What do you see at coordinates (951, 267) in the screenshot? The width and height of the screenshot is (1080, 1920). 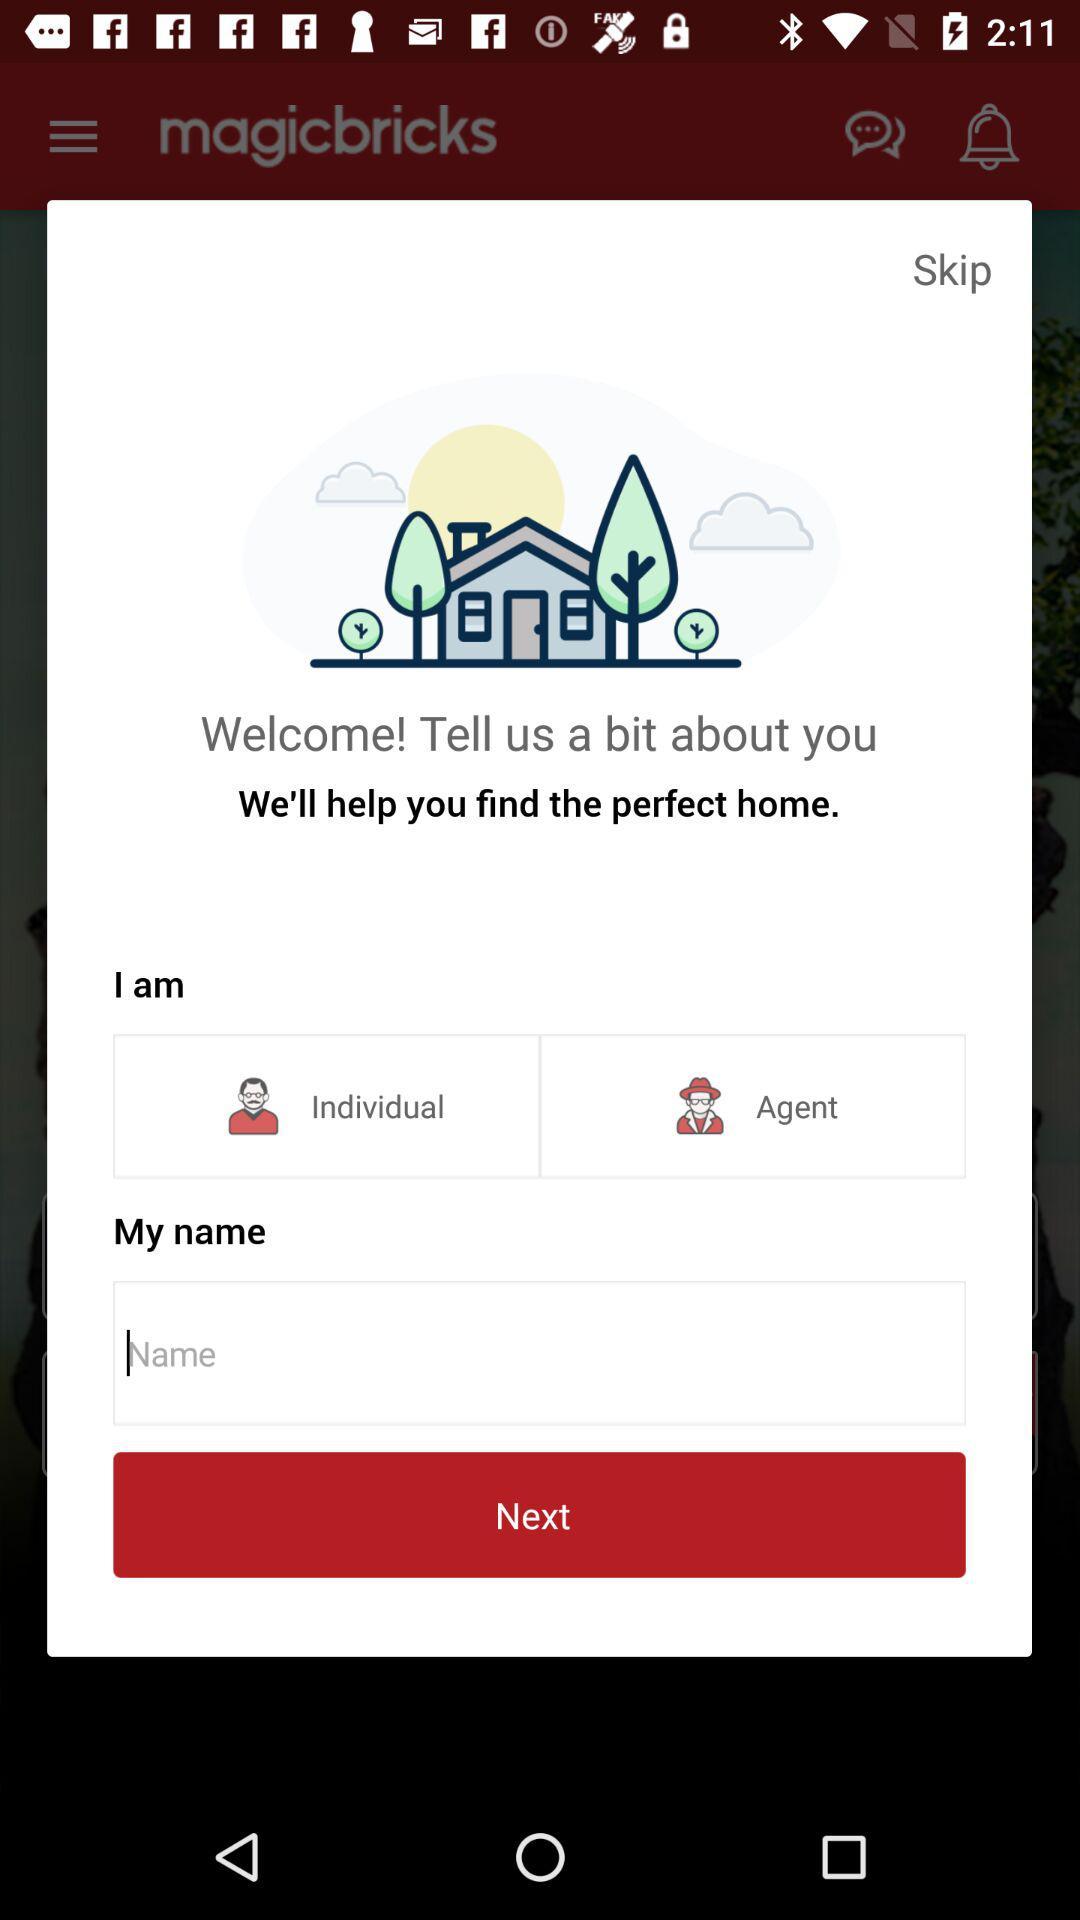 I see `skip item` at bounding box center [951, 267].